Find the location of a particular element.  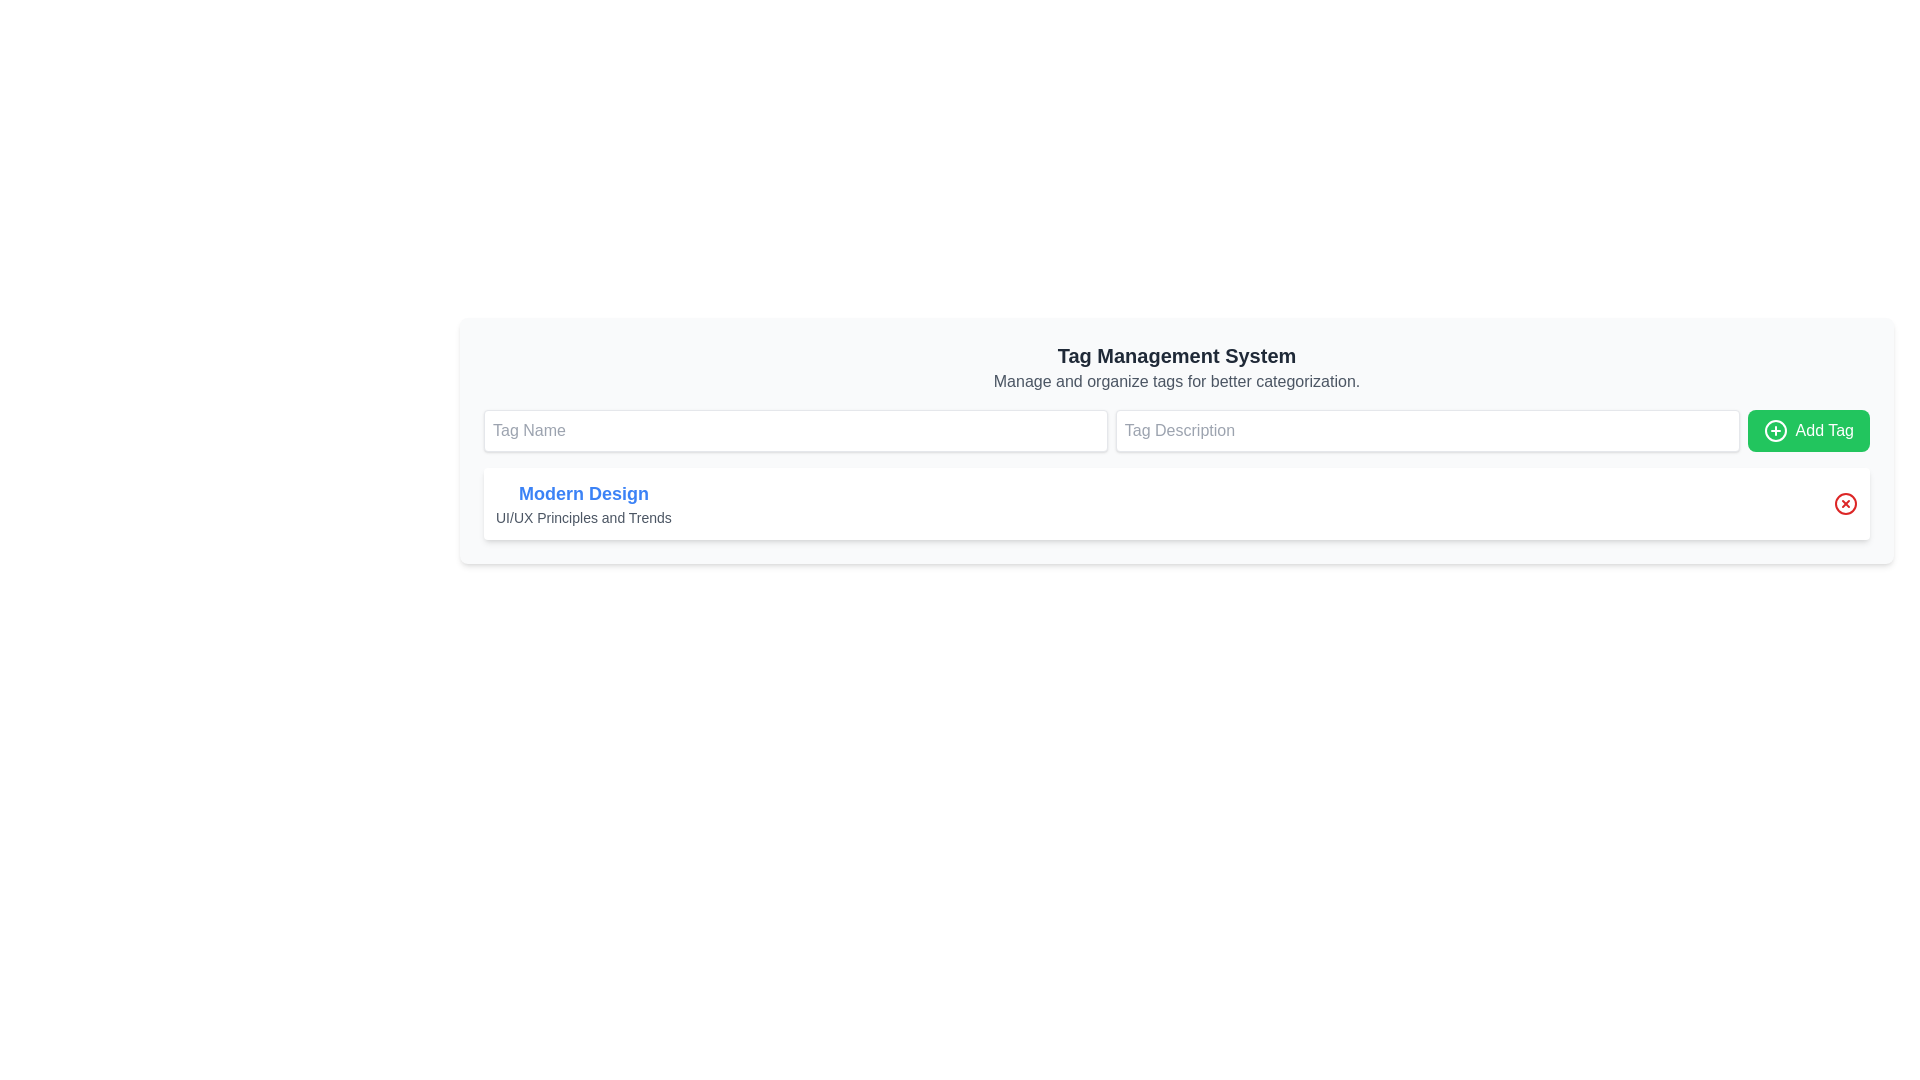

the 'Add Tag' green button which visually indicates the action to create a new tag is located at coordinates (1775, 430).